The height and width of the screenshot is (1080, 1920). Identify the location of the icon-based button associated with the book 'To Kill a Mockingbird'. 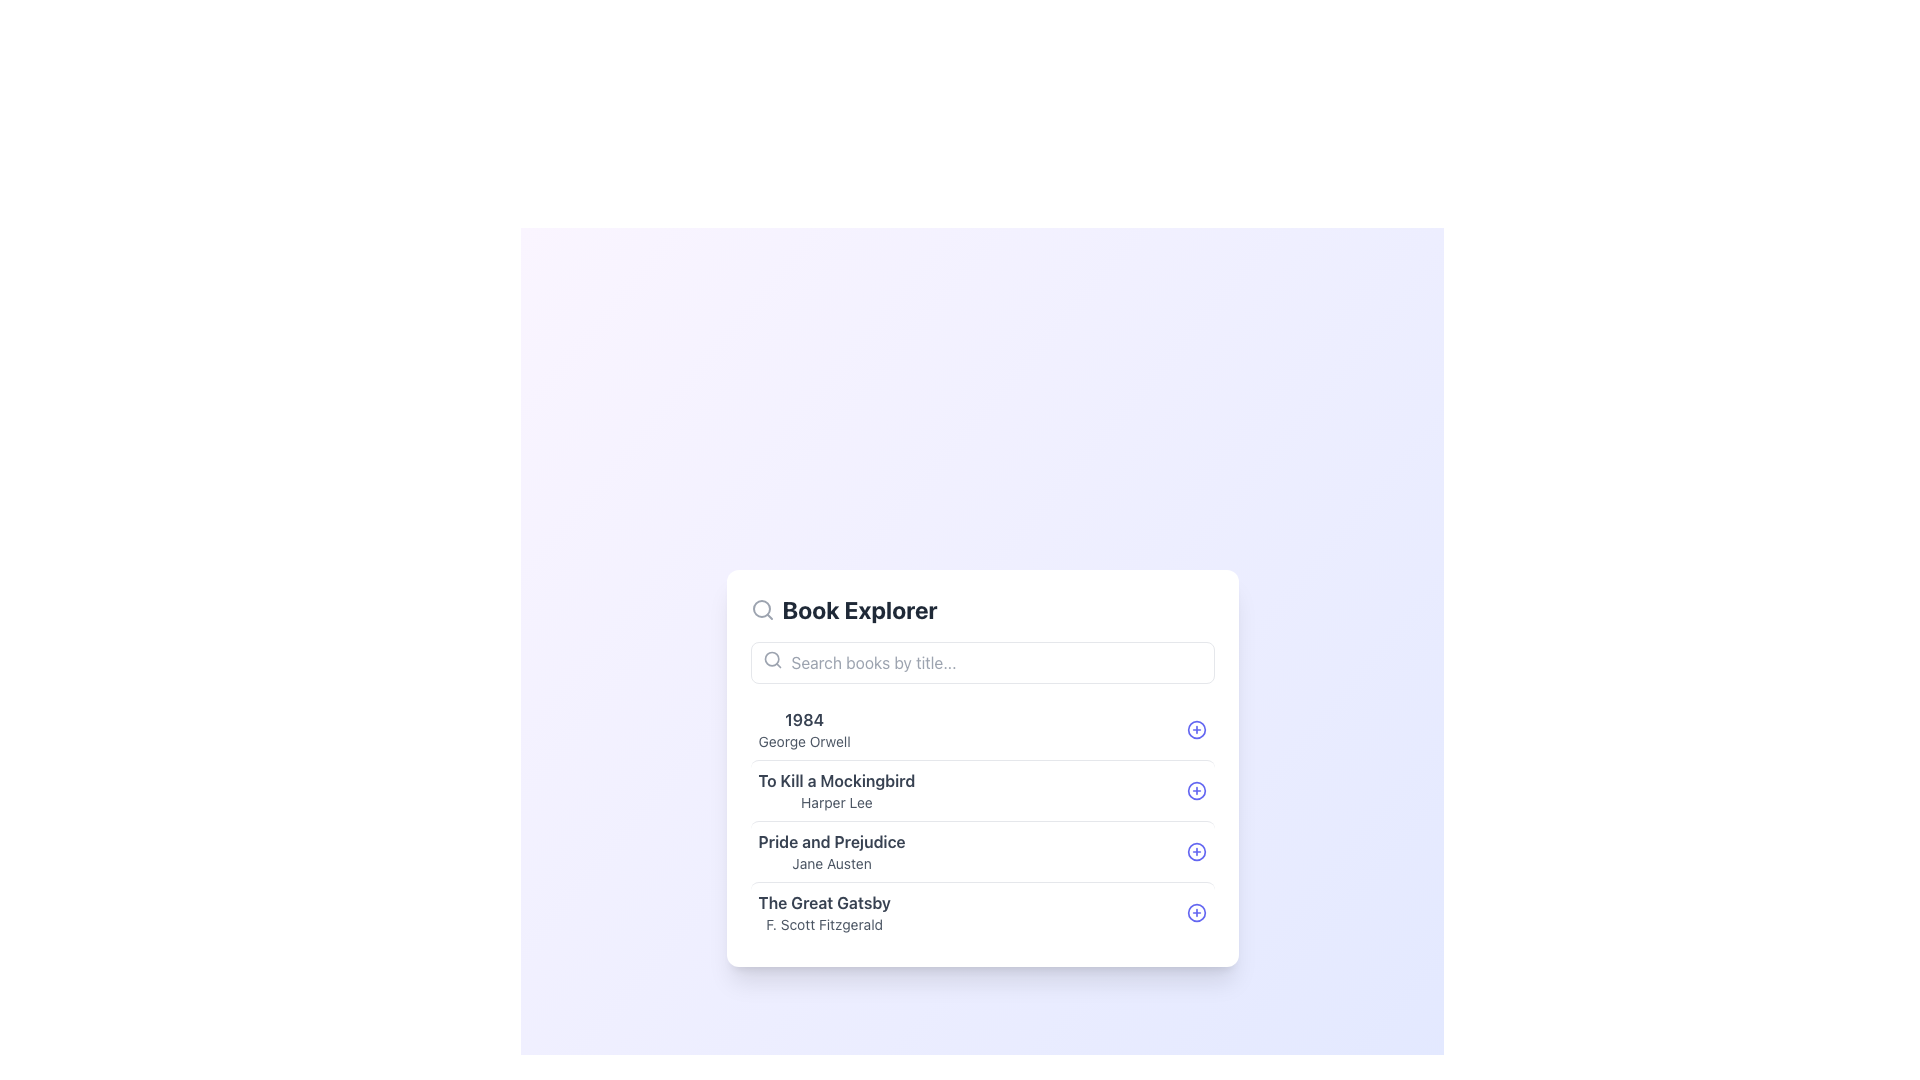
(1196, 789).